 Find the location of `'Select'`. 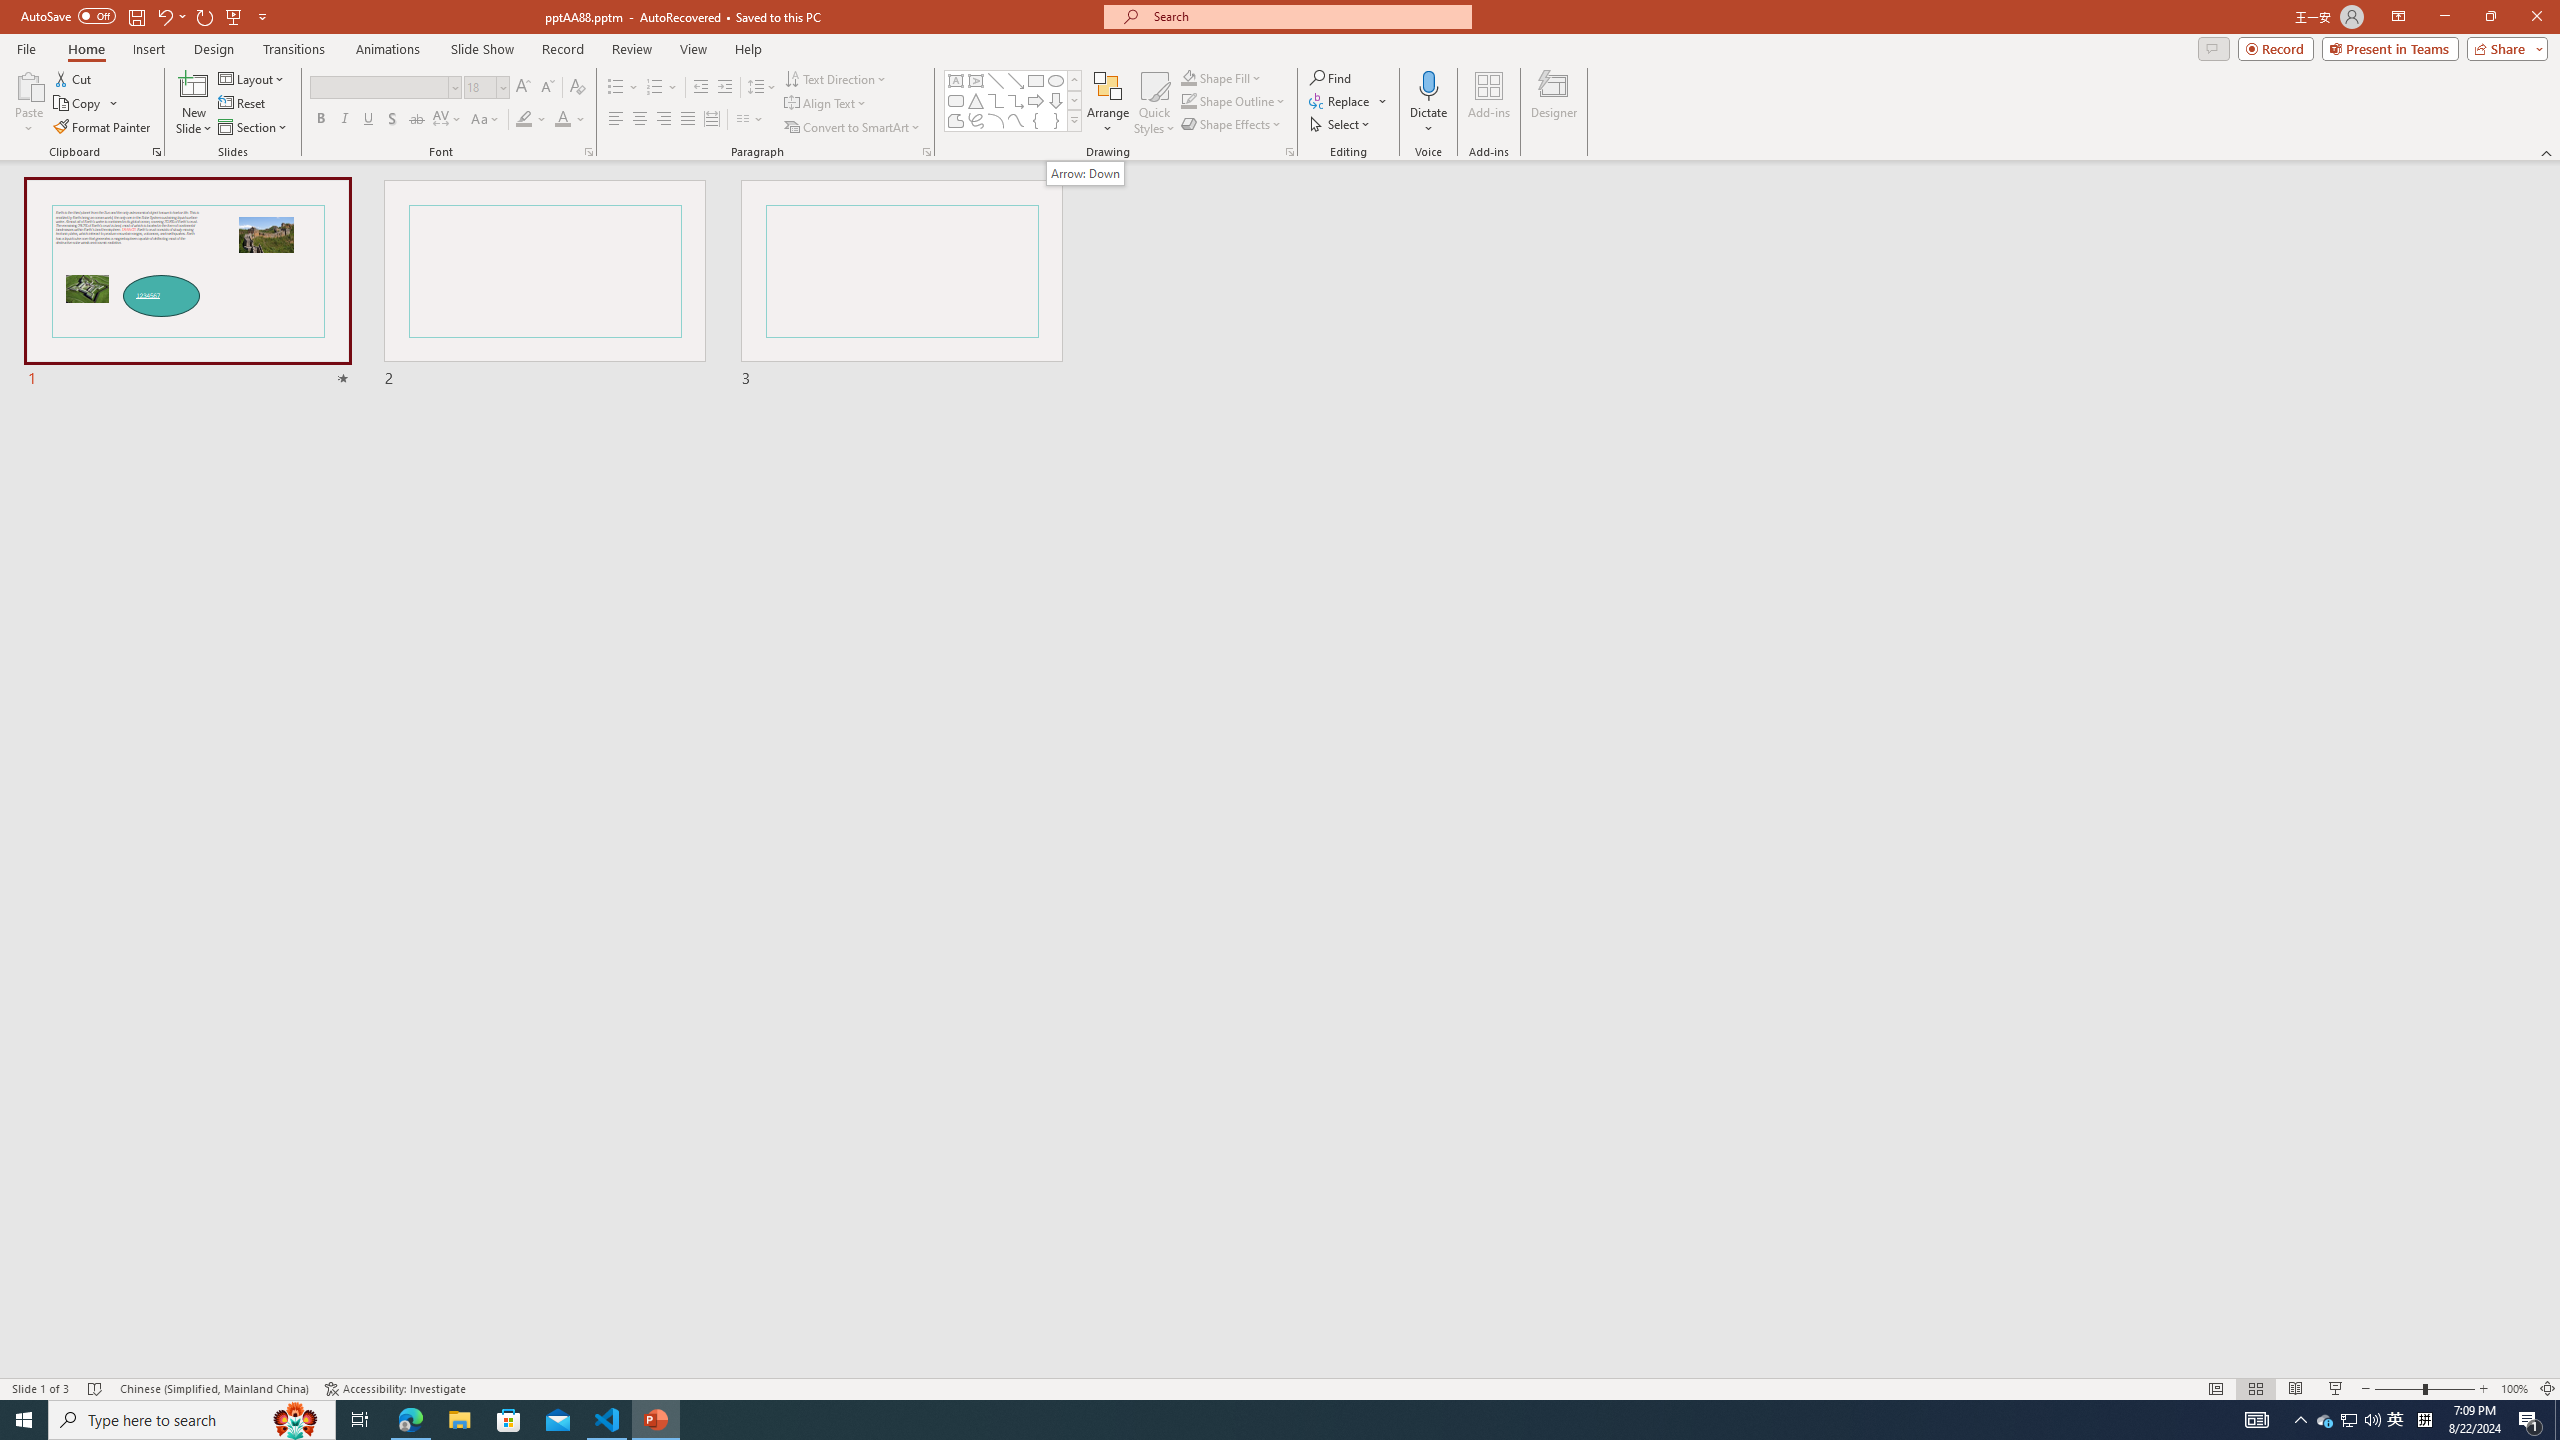

'Select' is located at coordinates (1341, 122).